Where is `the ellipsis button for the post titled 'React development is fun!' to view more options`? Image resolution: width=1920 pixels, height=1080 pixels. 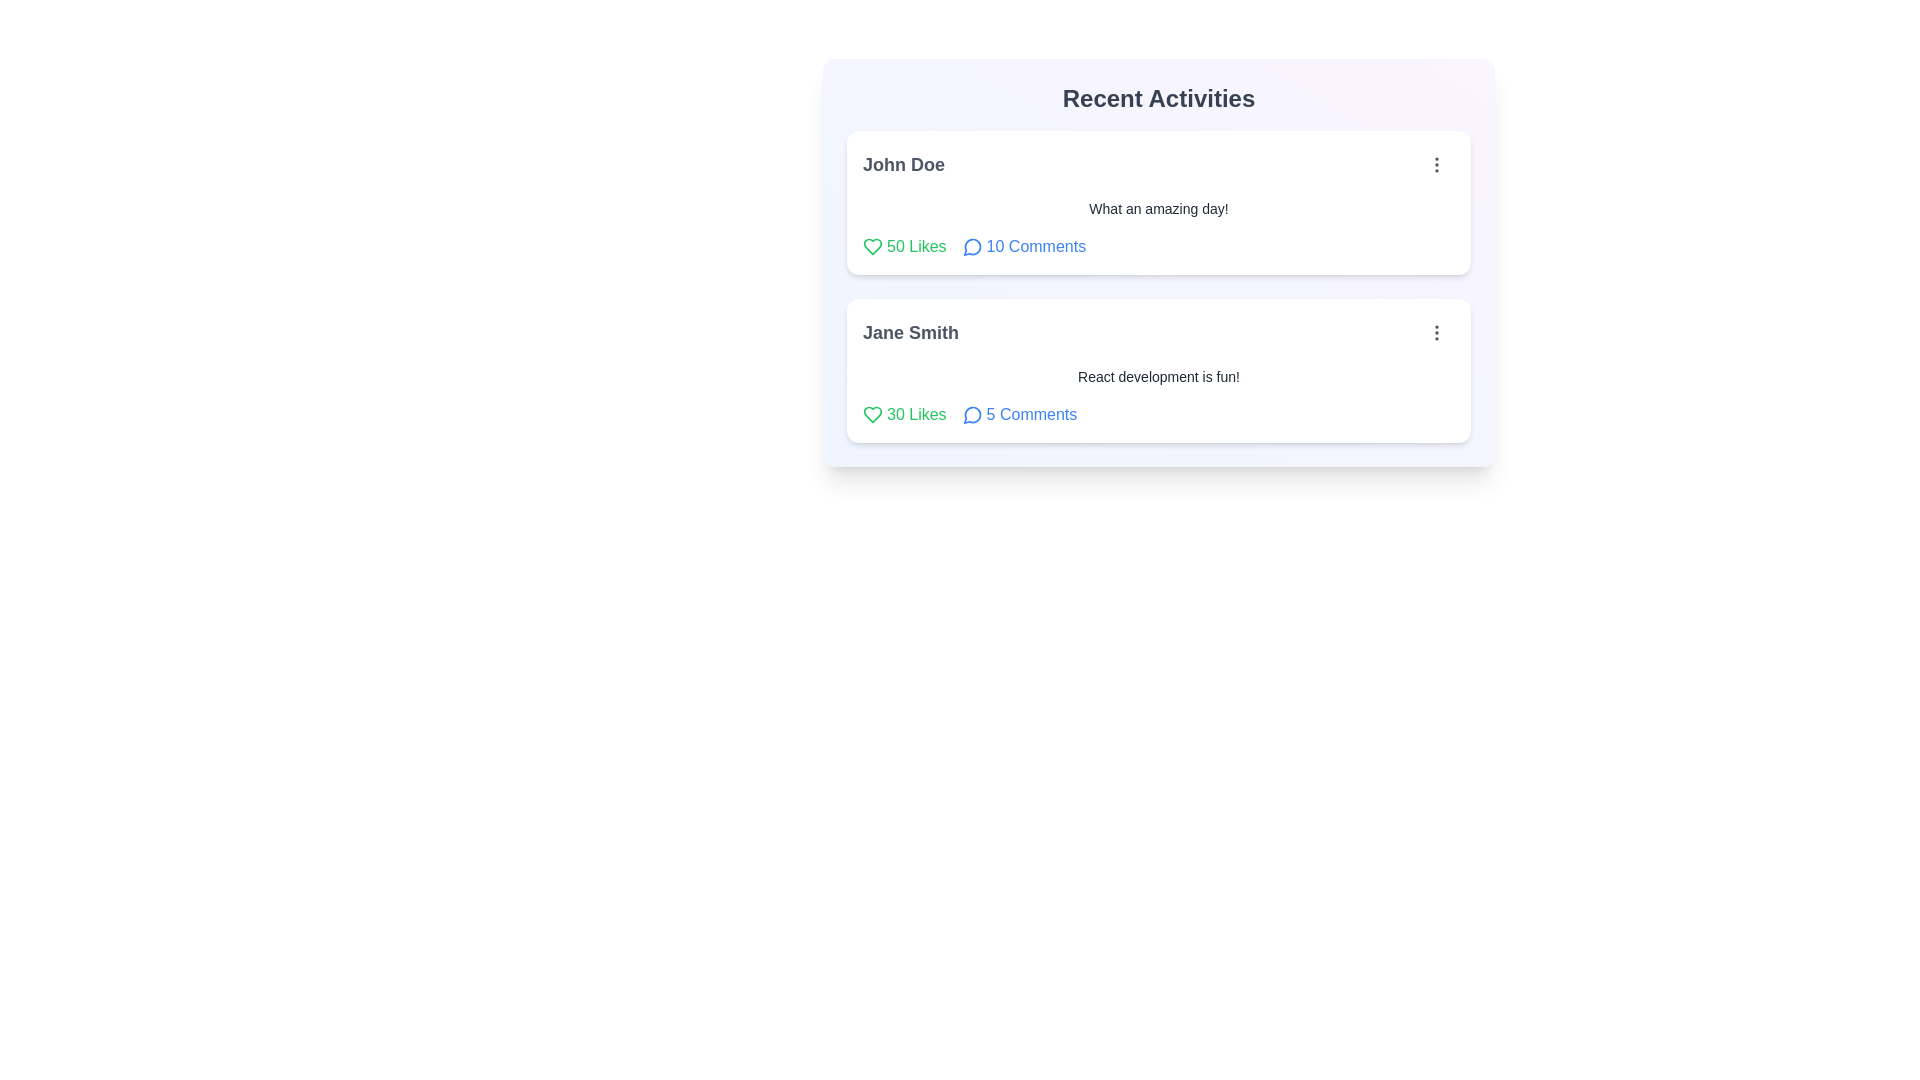
the ellipsis button for the post titled 'React development is fun!' to view more options is located at coordinates (1435, 331).